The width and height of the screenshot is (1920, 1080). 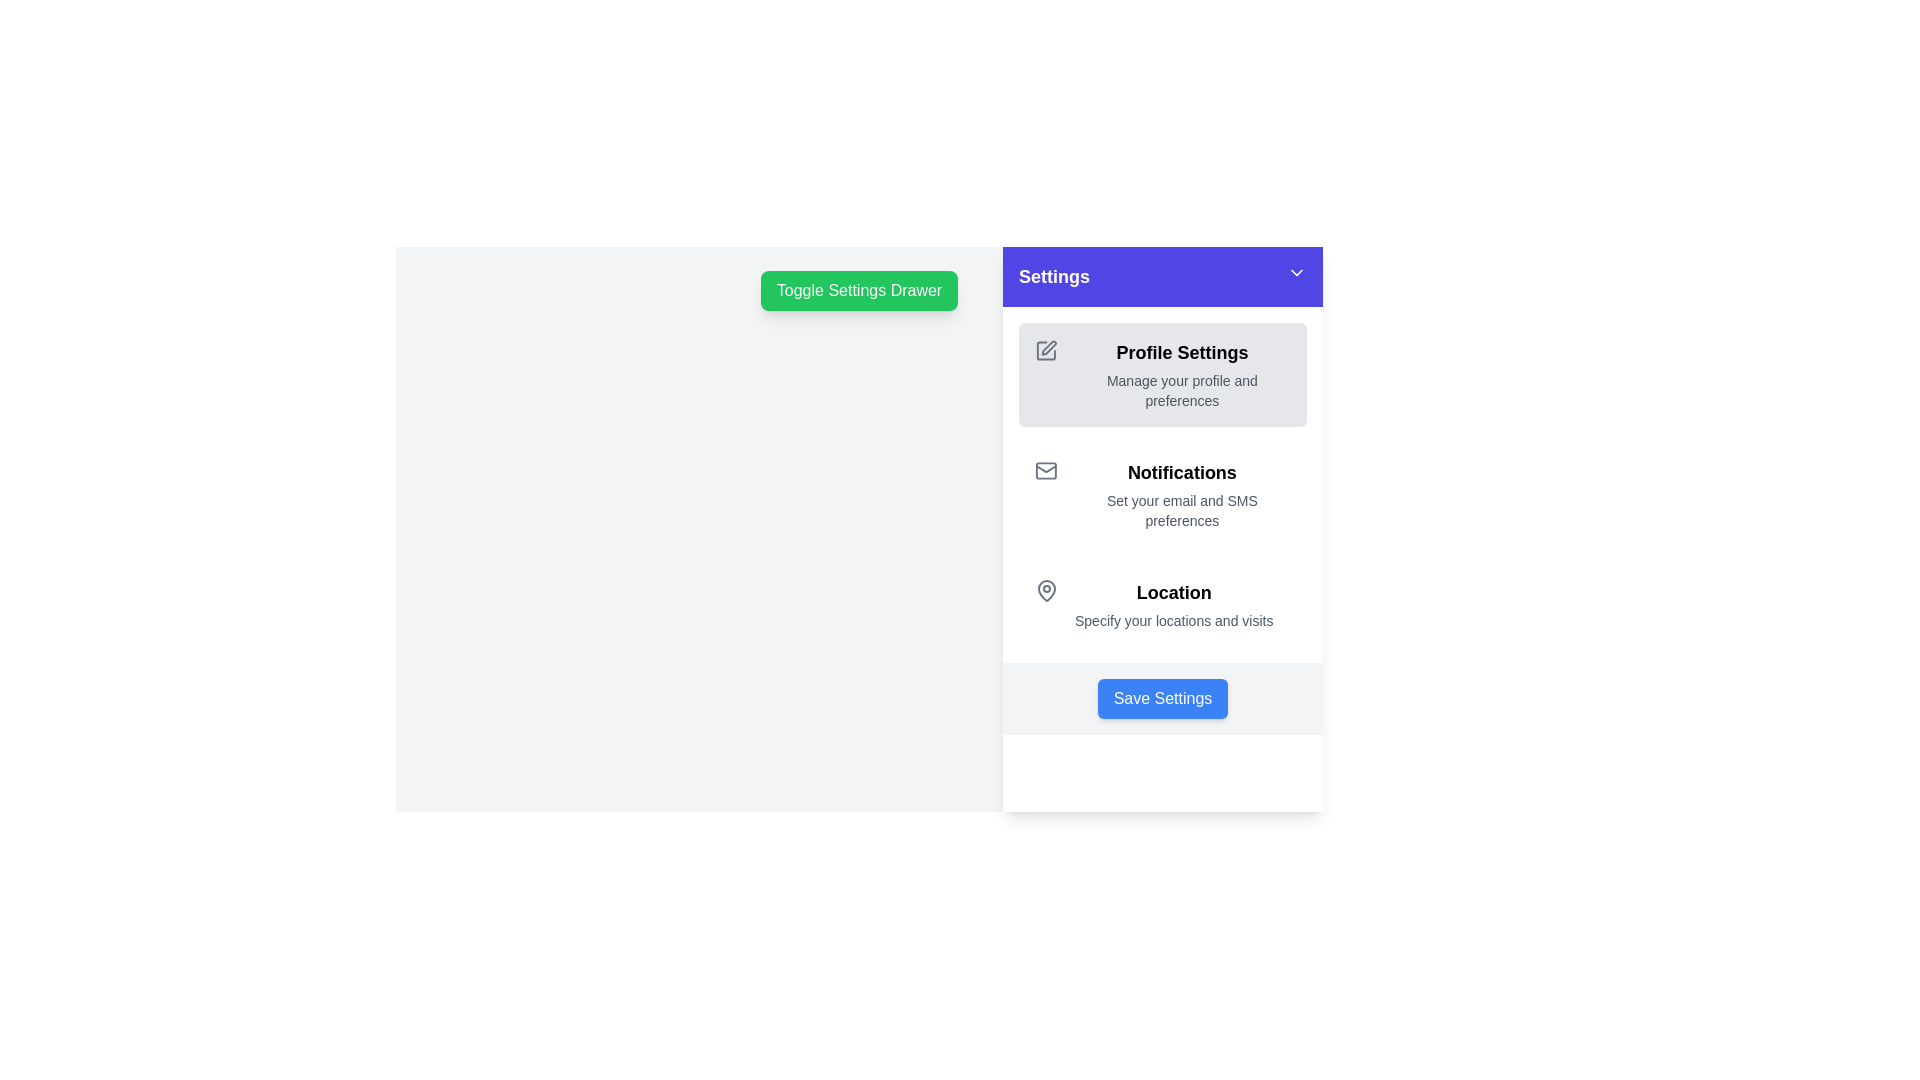 I want to click on the 'Settings' text label located in the top bar of the settings sidebar, so click(x=1053, y=277).